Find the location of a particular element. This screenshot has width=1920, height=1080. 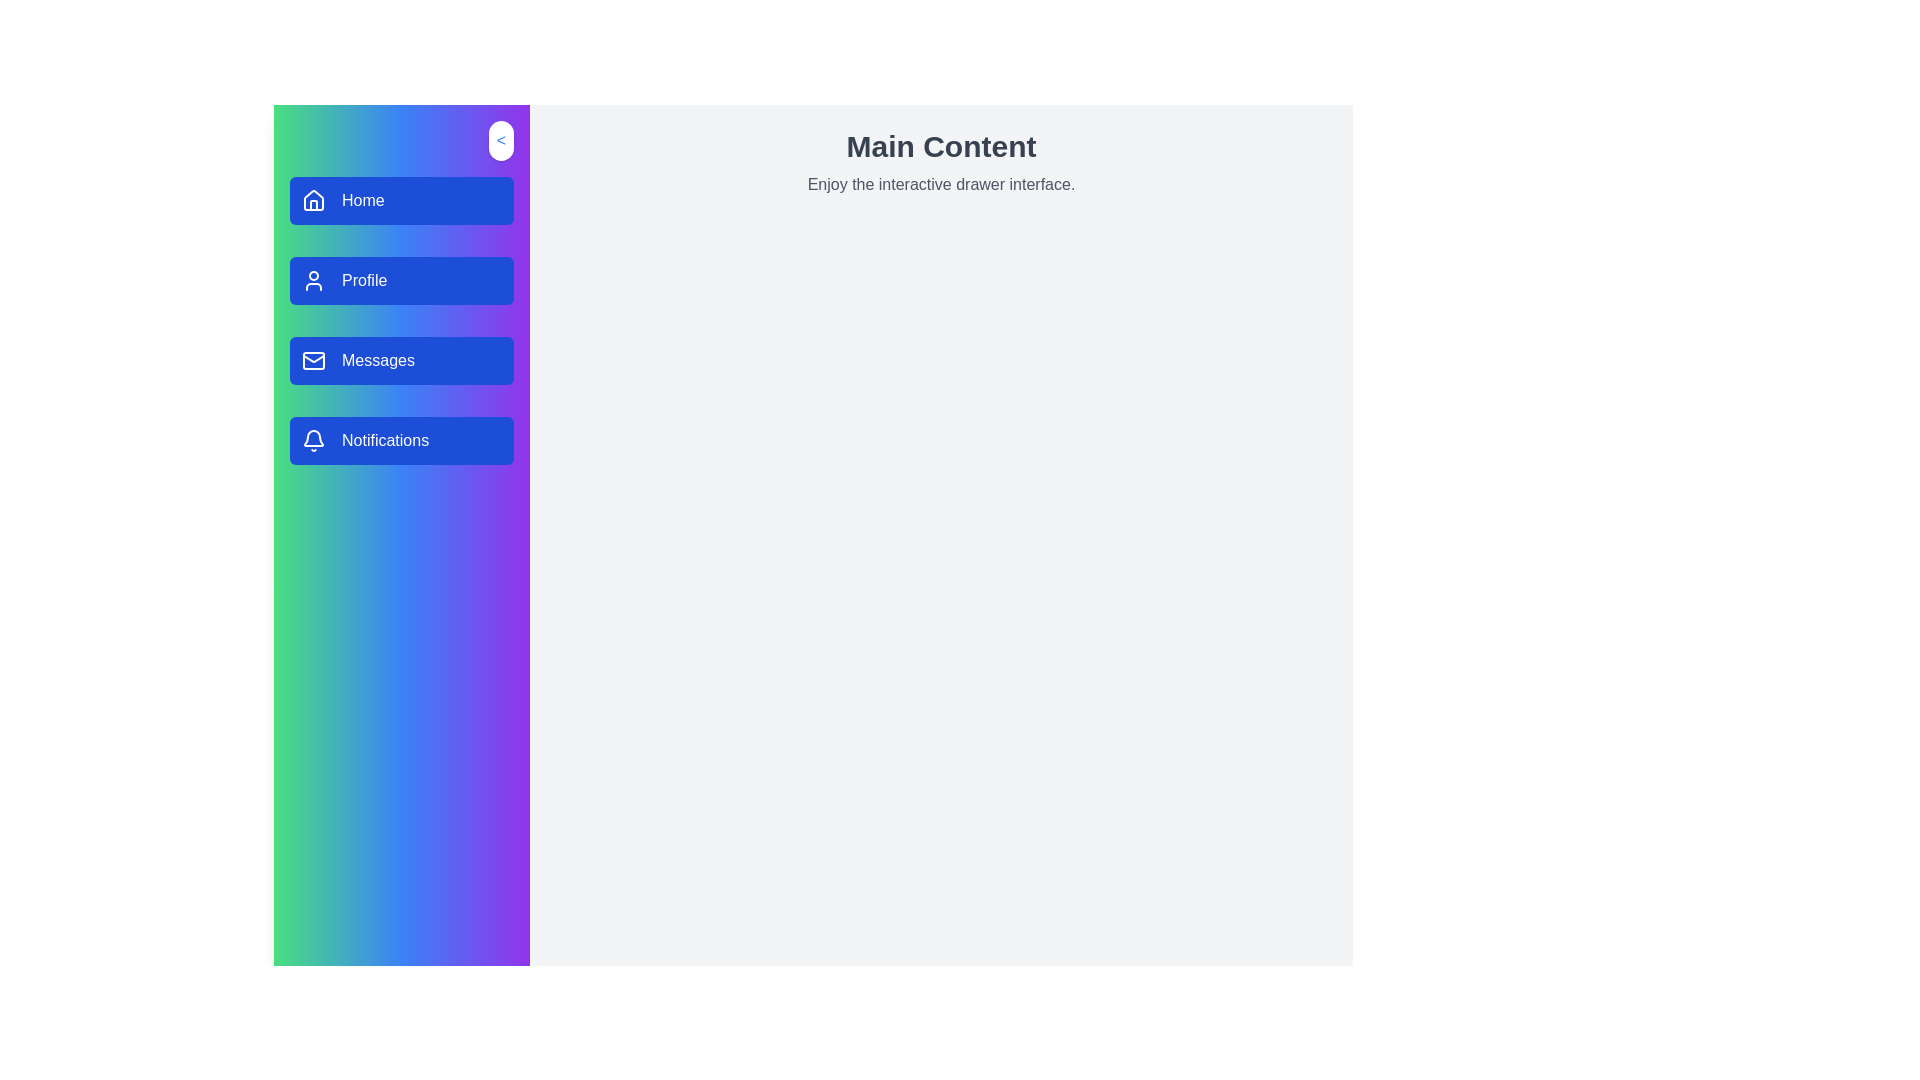

the user profile icon located on the second row of the sidebar menu, next to the text 'Profile' is located at coordinates (312, 281).